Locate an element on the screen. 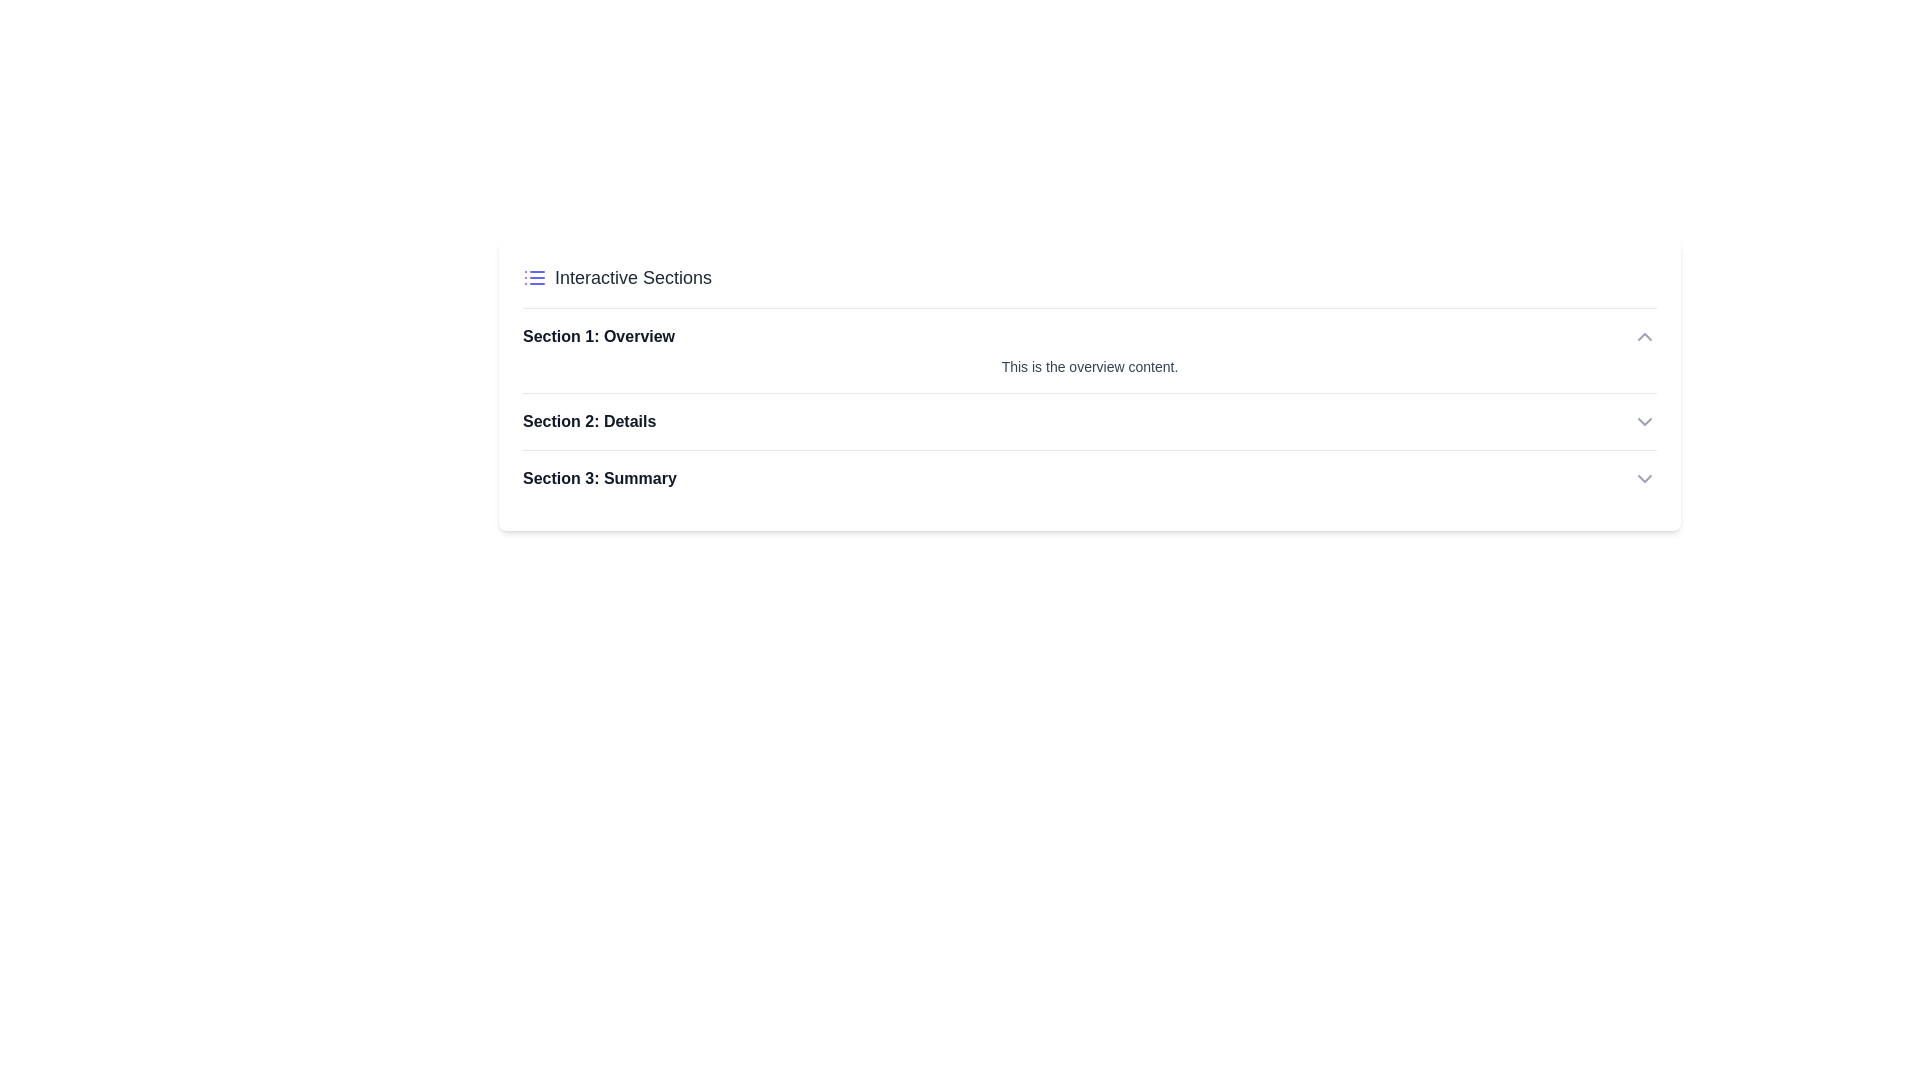 The height and width of the screenshot is (1080, 1920). the Dropdown toggle icon (chevron) next to the 'Section 2: Details' title is located at coordinates (1645, 420).